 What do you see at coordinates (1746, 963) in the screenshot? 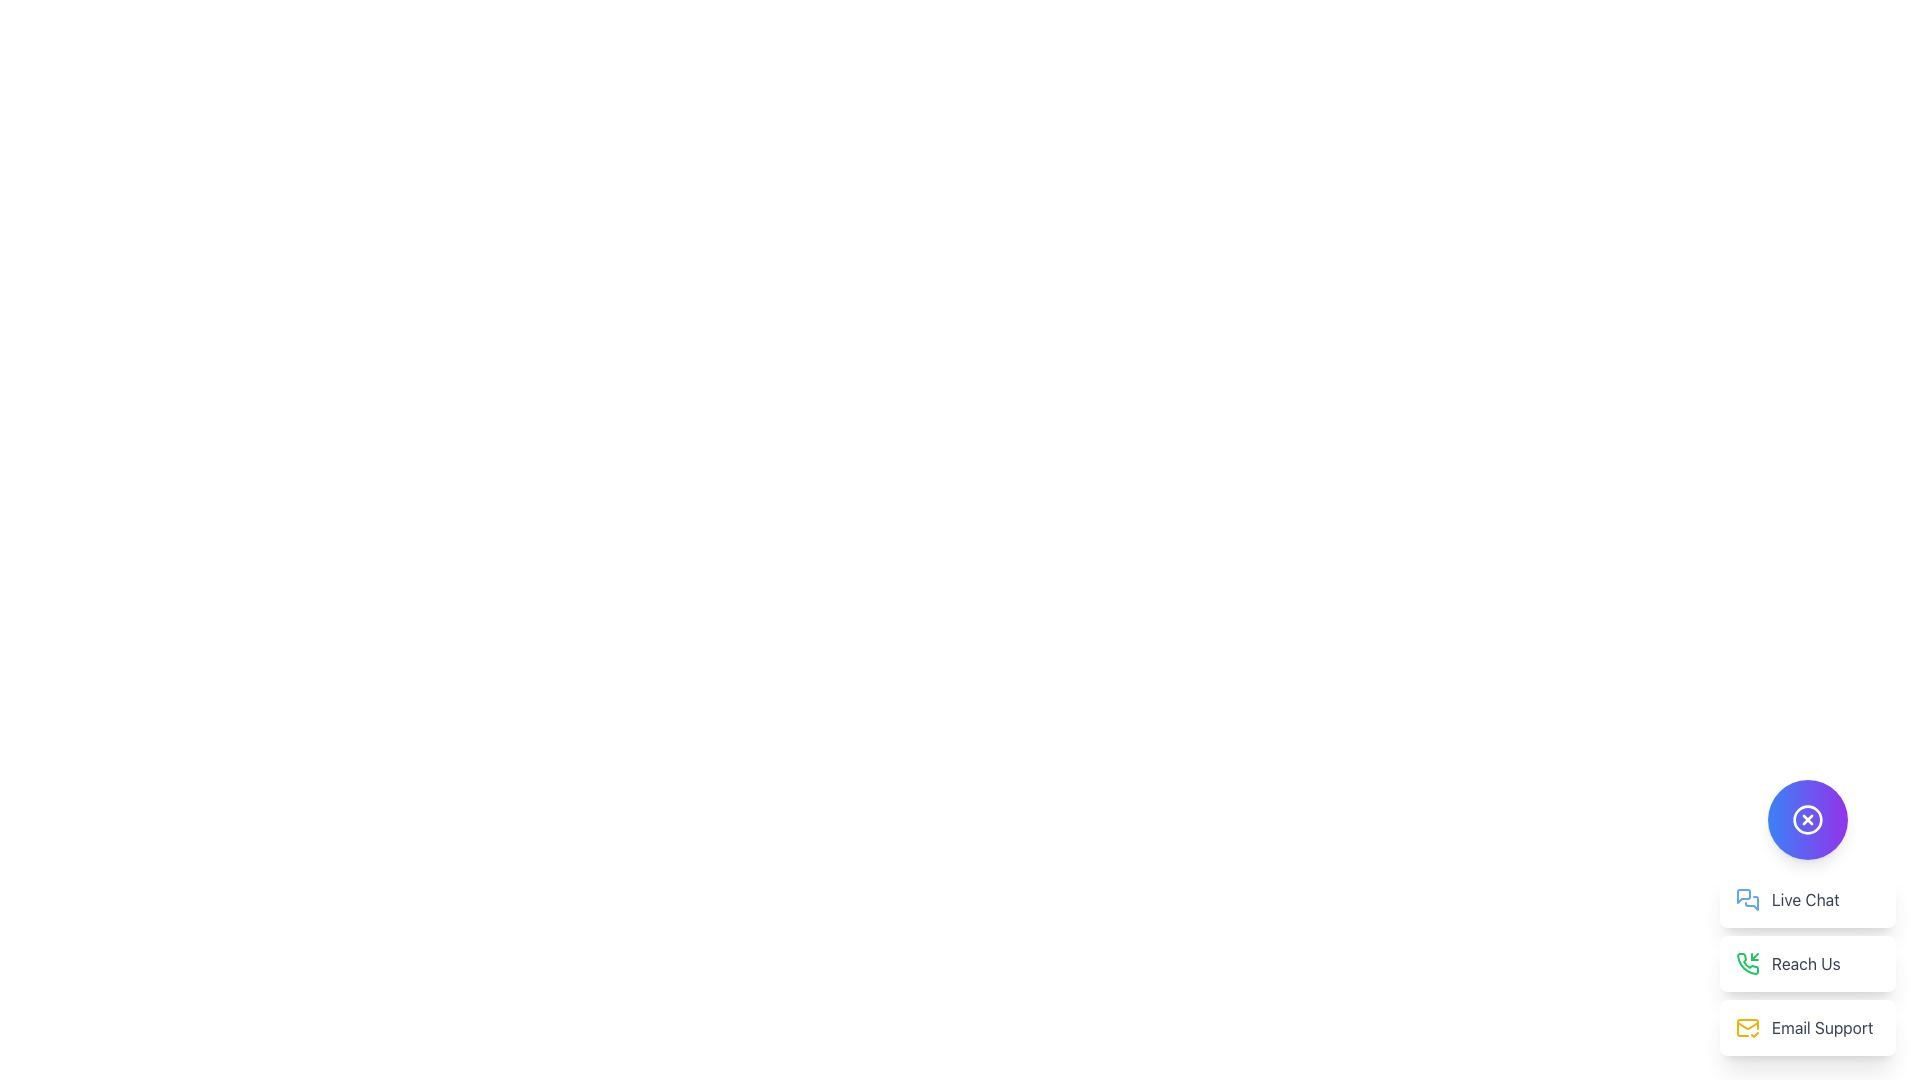
I see `the incoming phone call icon located at the lower right corner of the interface` at bounding box center [1746, 963].